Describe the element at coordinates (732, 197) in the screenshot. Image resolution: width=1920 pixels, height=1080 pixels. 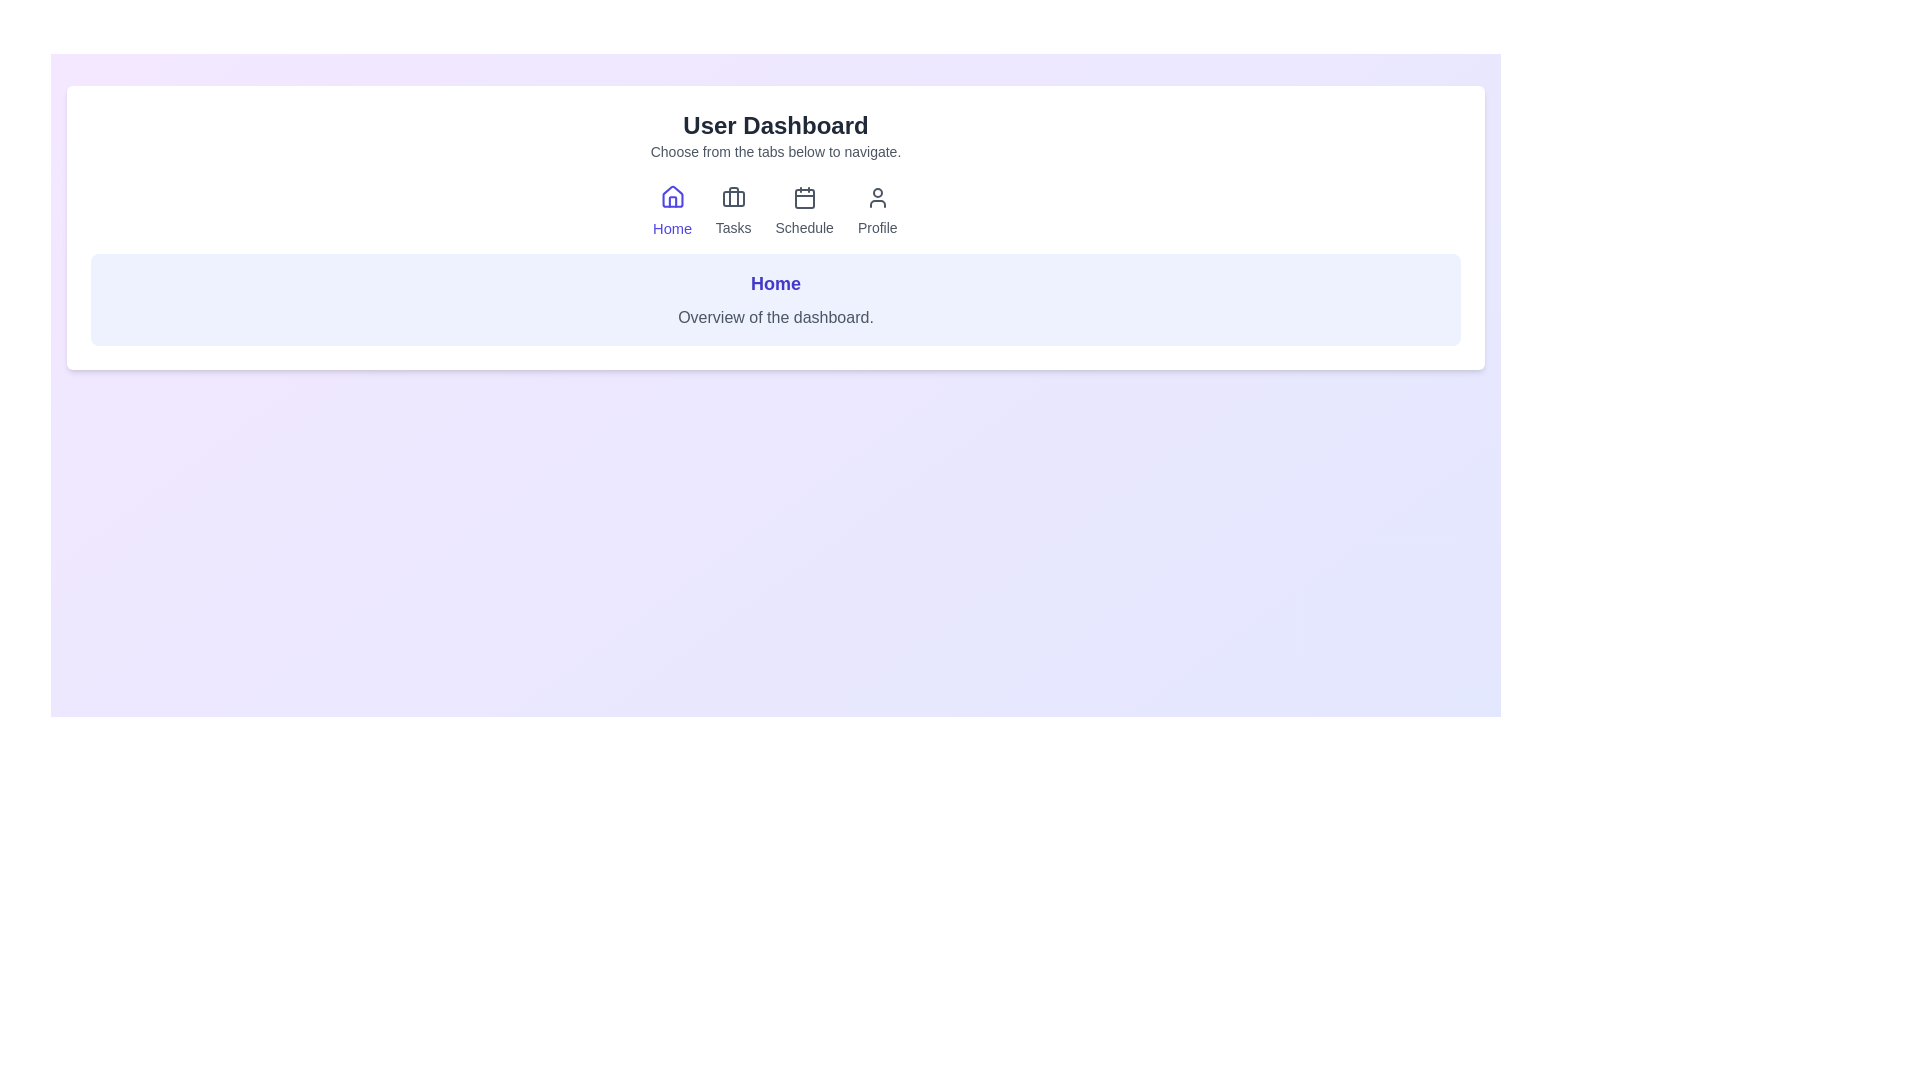
I see `the 'Tasks' icon in the navigation bar` at that location.